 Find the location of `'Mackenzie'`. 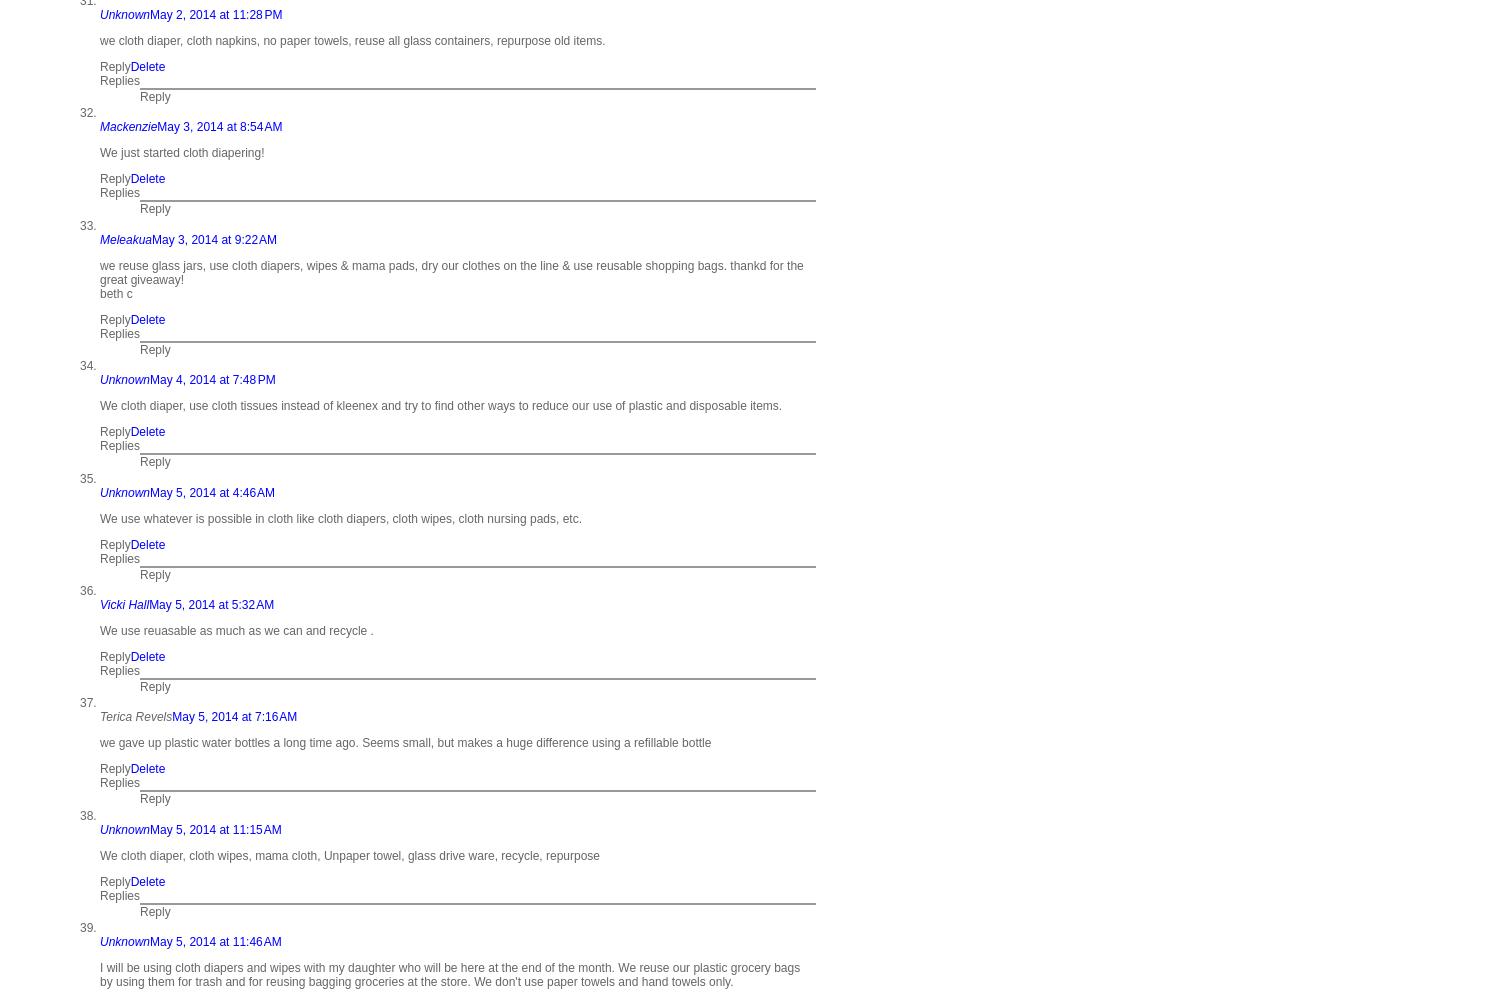

'Mackenzie' is located at coordinates (128, 125).